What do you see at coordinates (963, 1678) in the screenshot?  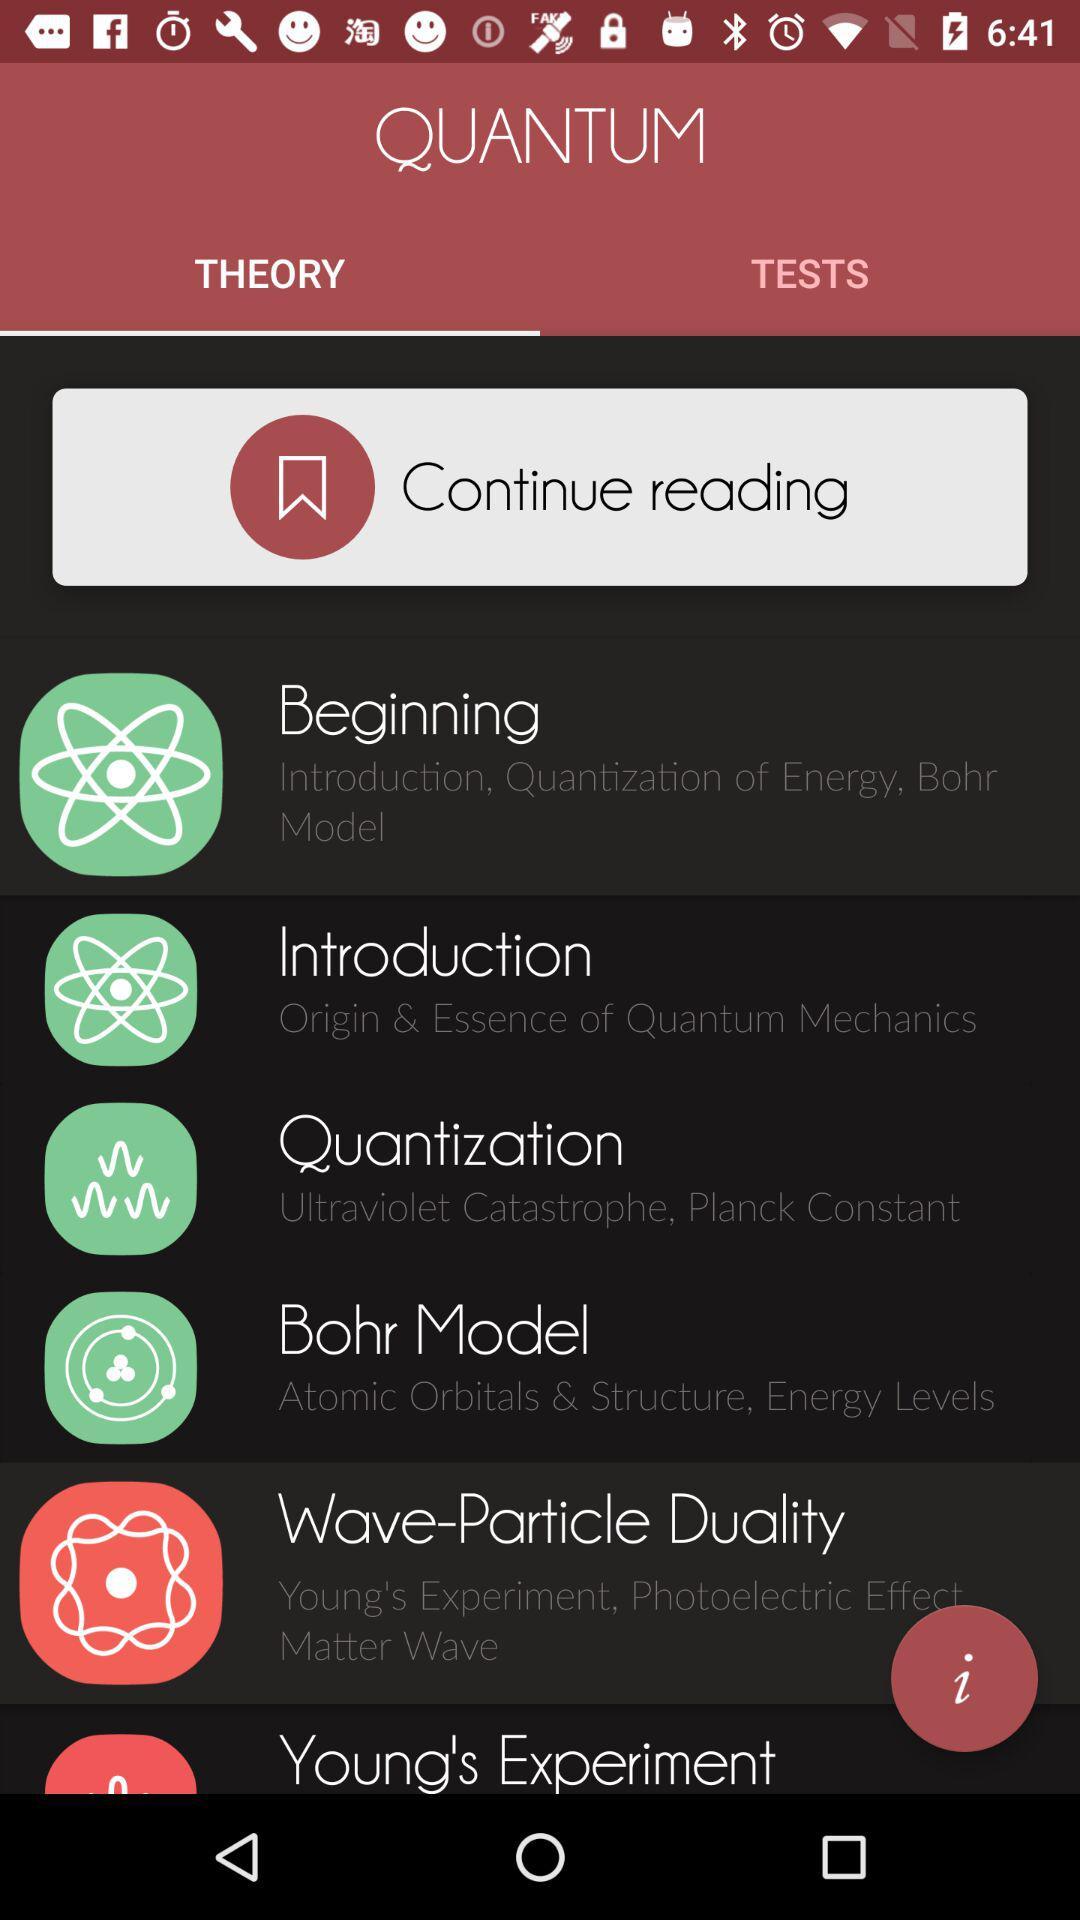 I see `get information on highlighted area` at bounding box center [963, 1678].